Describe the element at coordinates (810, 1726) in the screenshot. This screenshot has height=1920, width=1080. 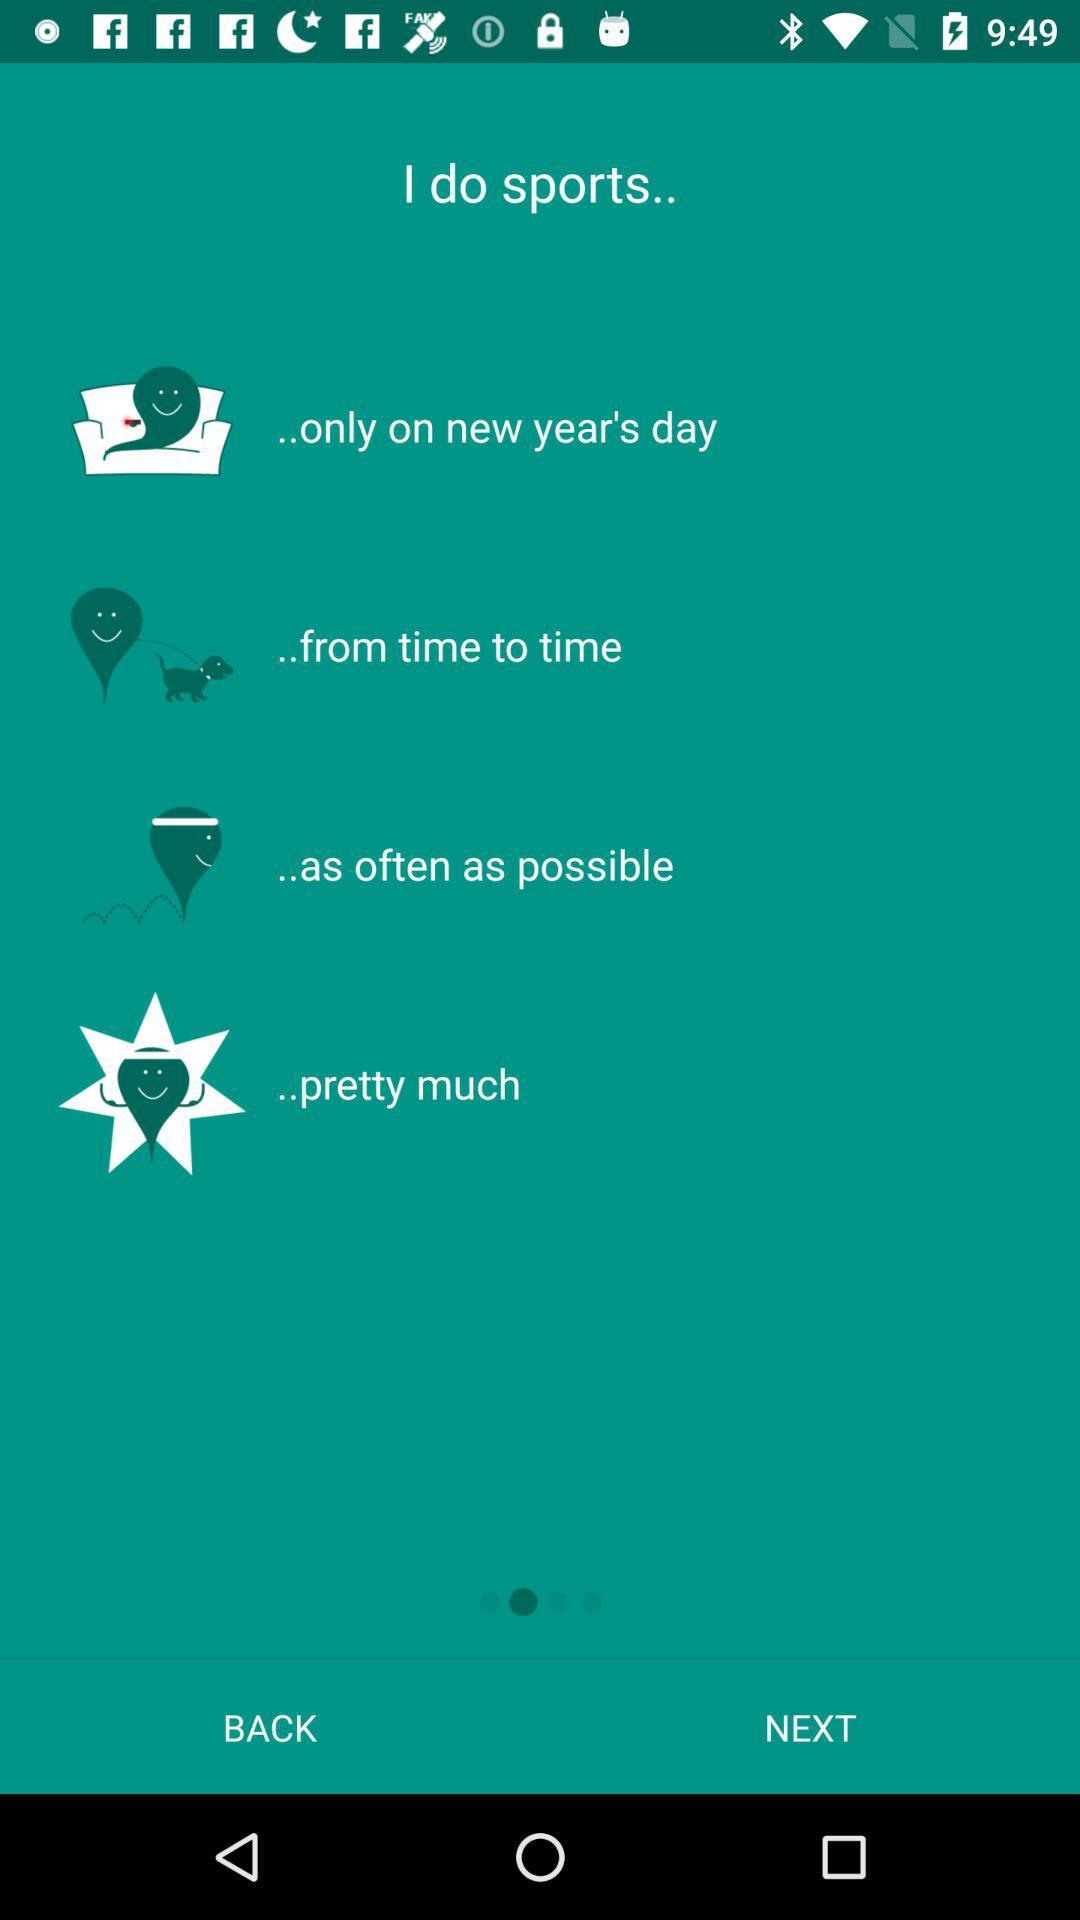
I see `app to the right of the back` at that location.